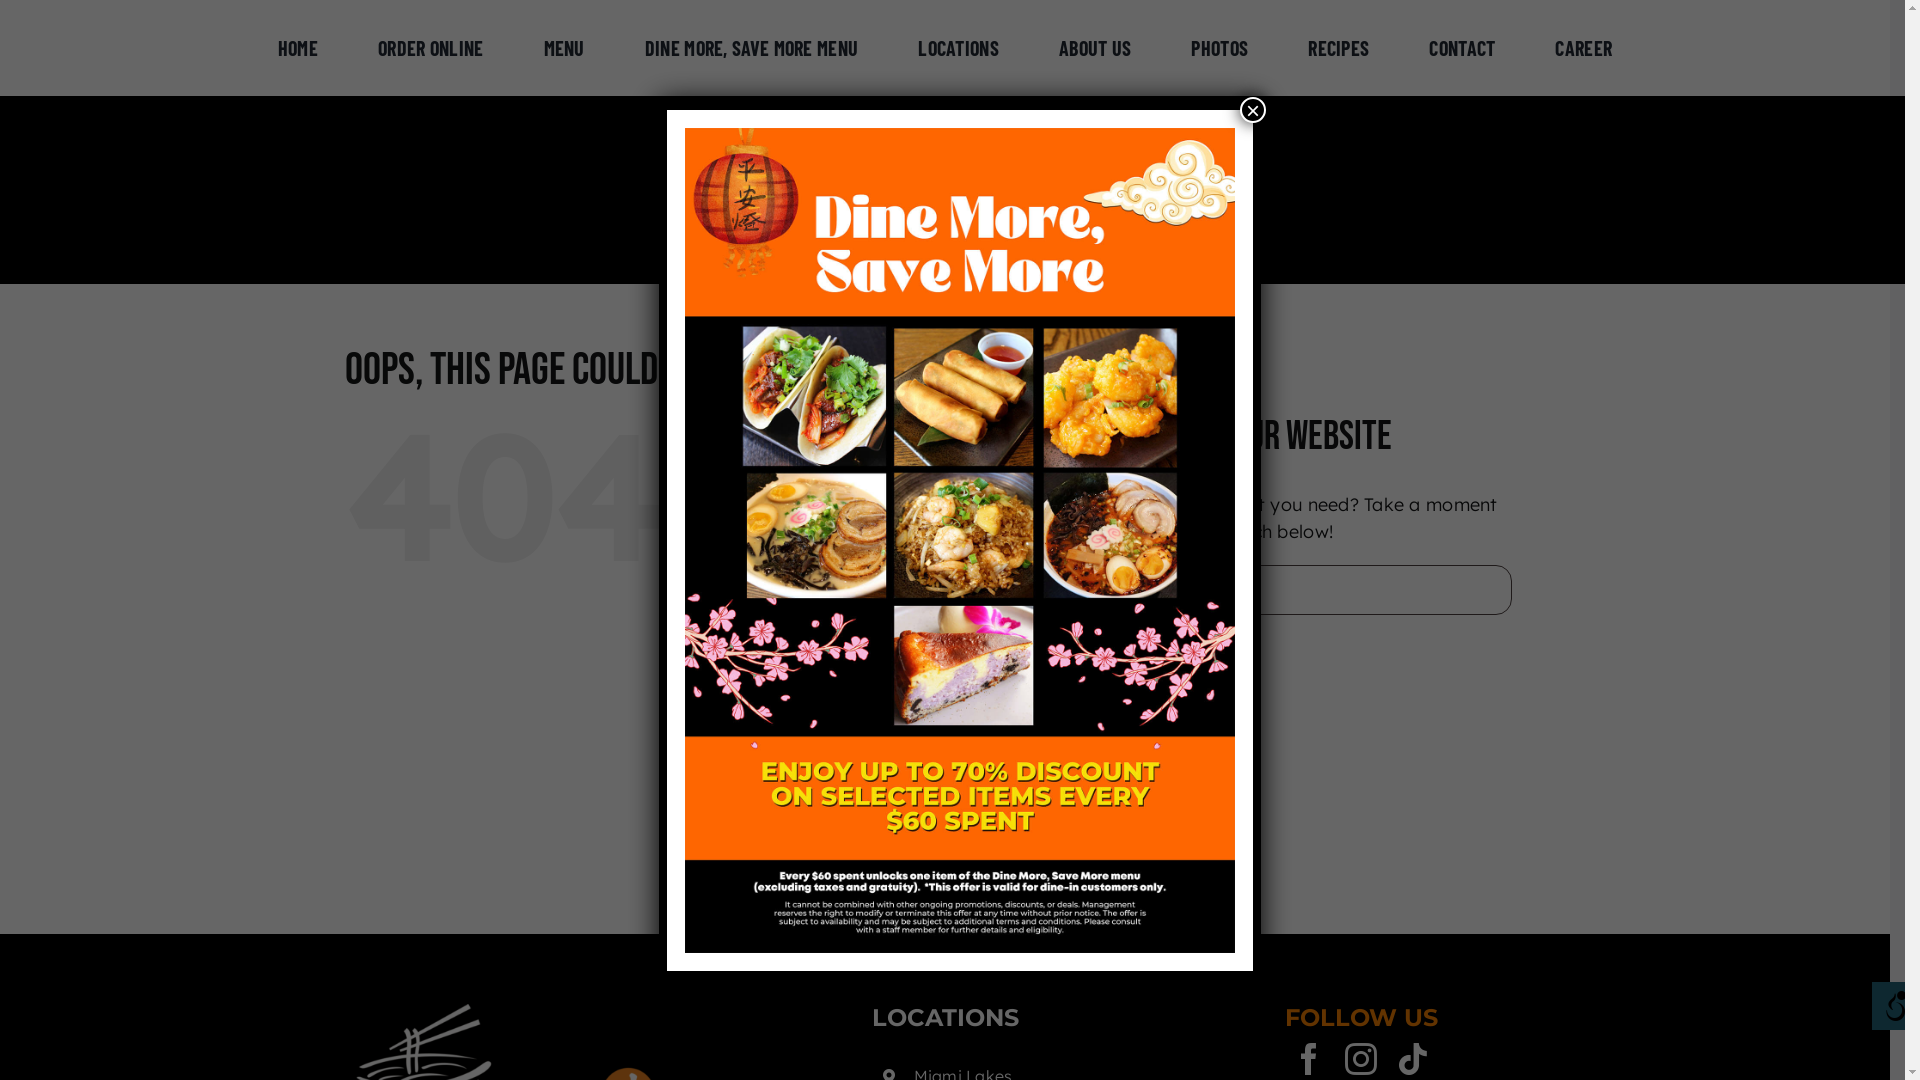  I want to click on 'Home', so click(863, 508).